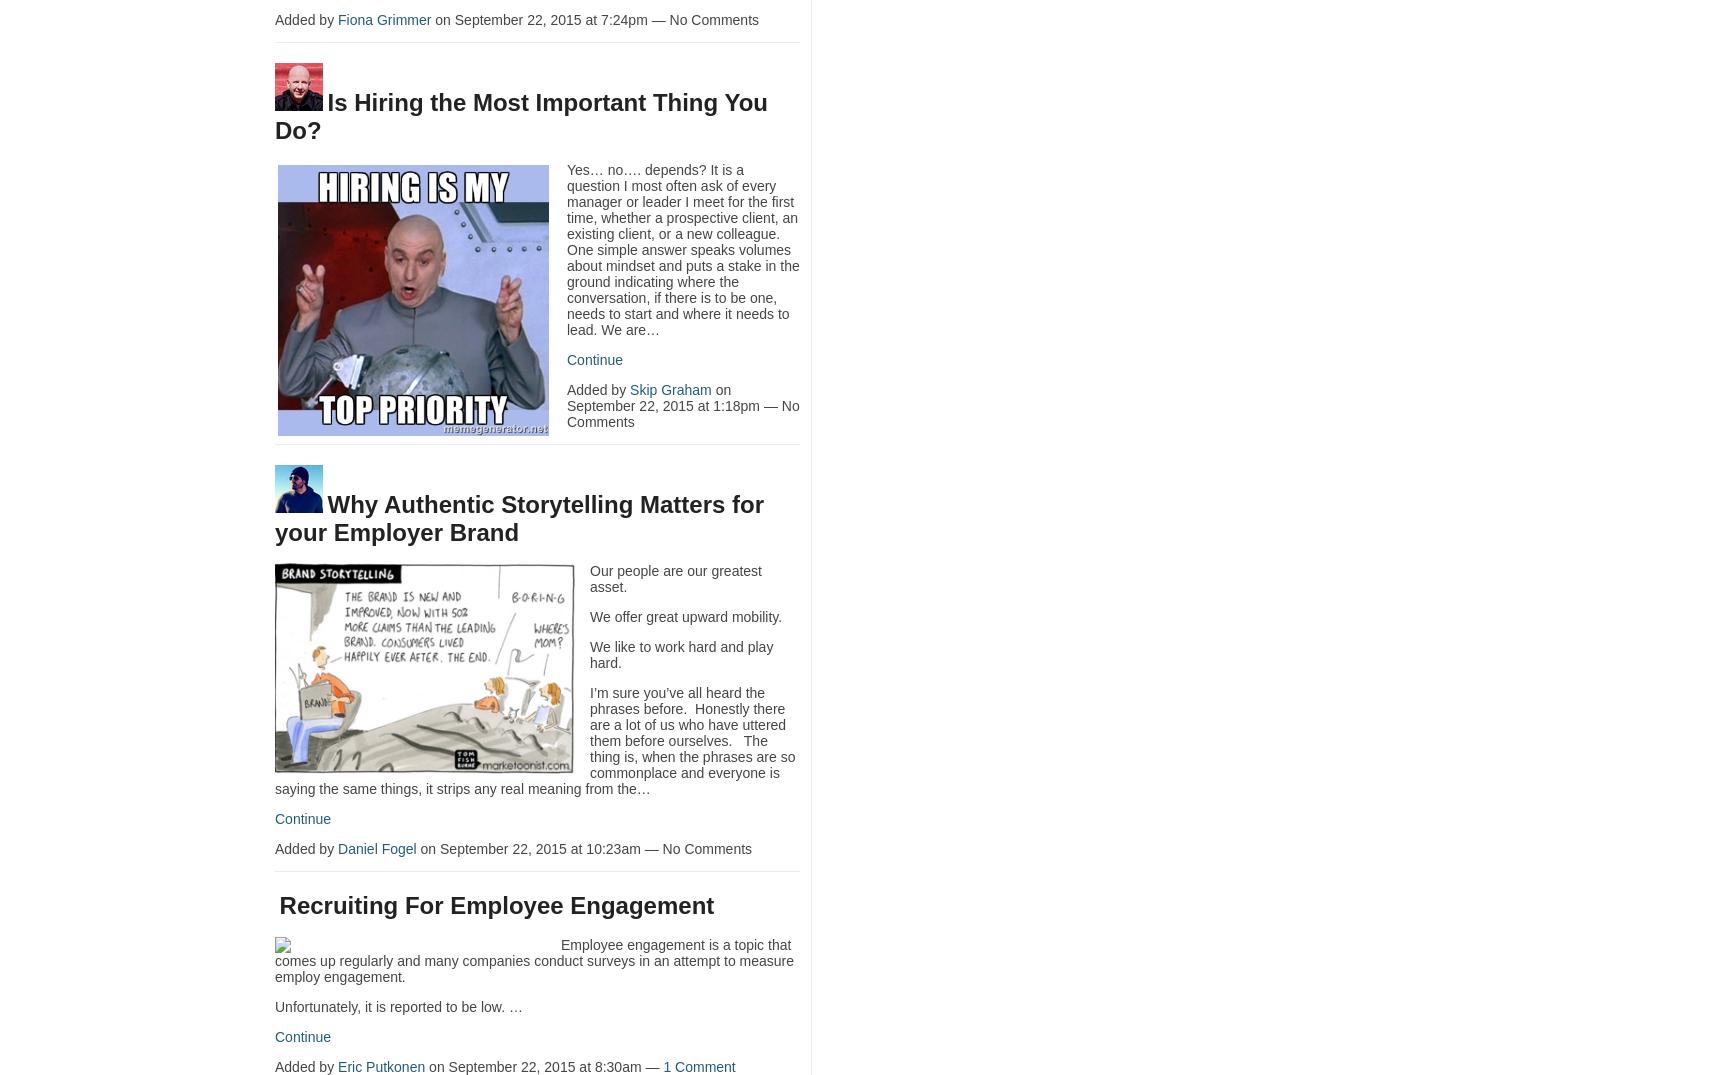 This screenshot has height=1075, width=1732. What do you see at coordinates (496, 904) in the screenshot?
I see `'Recruiting For Employee Engagement'` at bounding box center [496, 904].